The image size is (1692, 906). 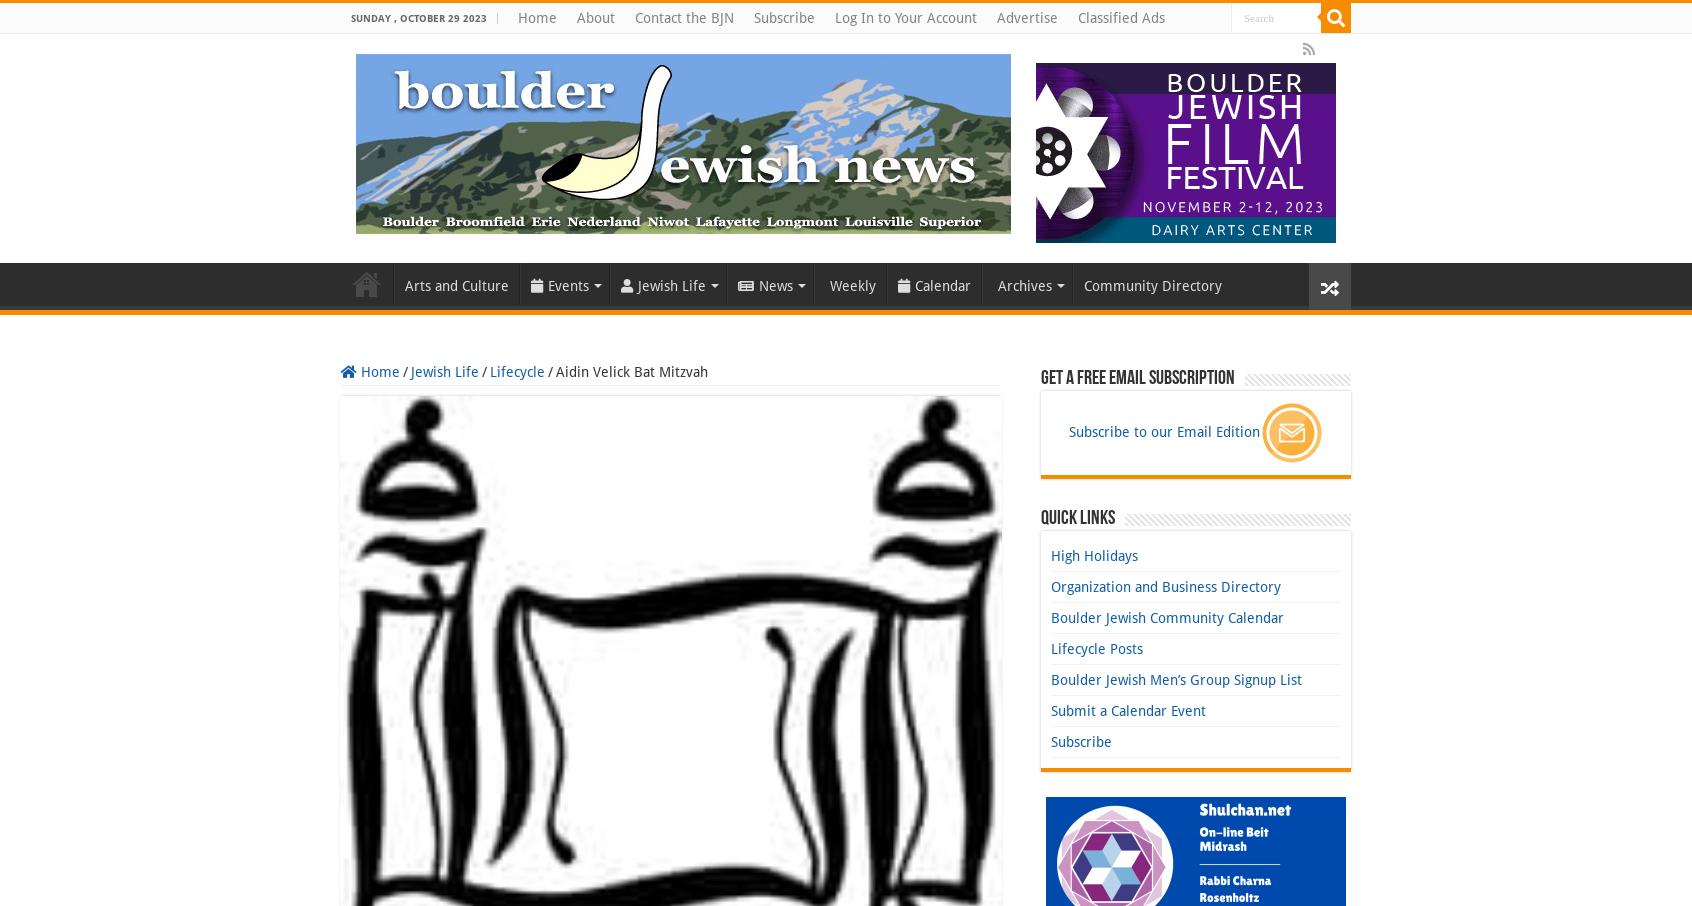 I want to click on 'Lifecycle', so click(x=517, y=371).